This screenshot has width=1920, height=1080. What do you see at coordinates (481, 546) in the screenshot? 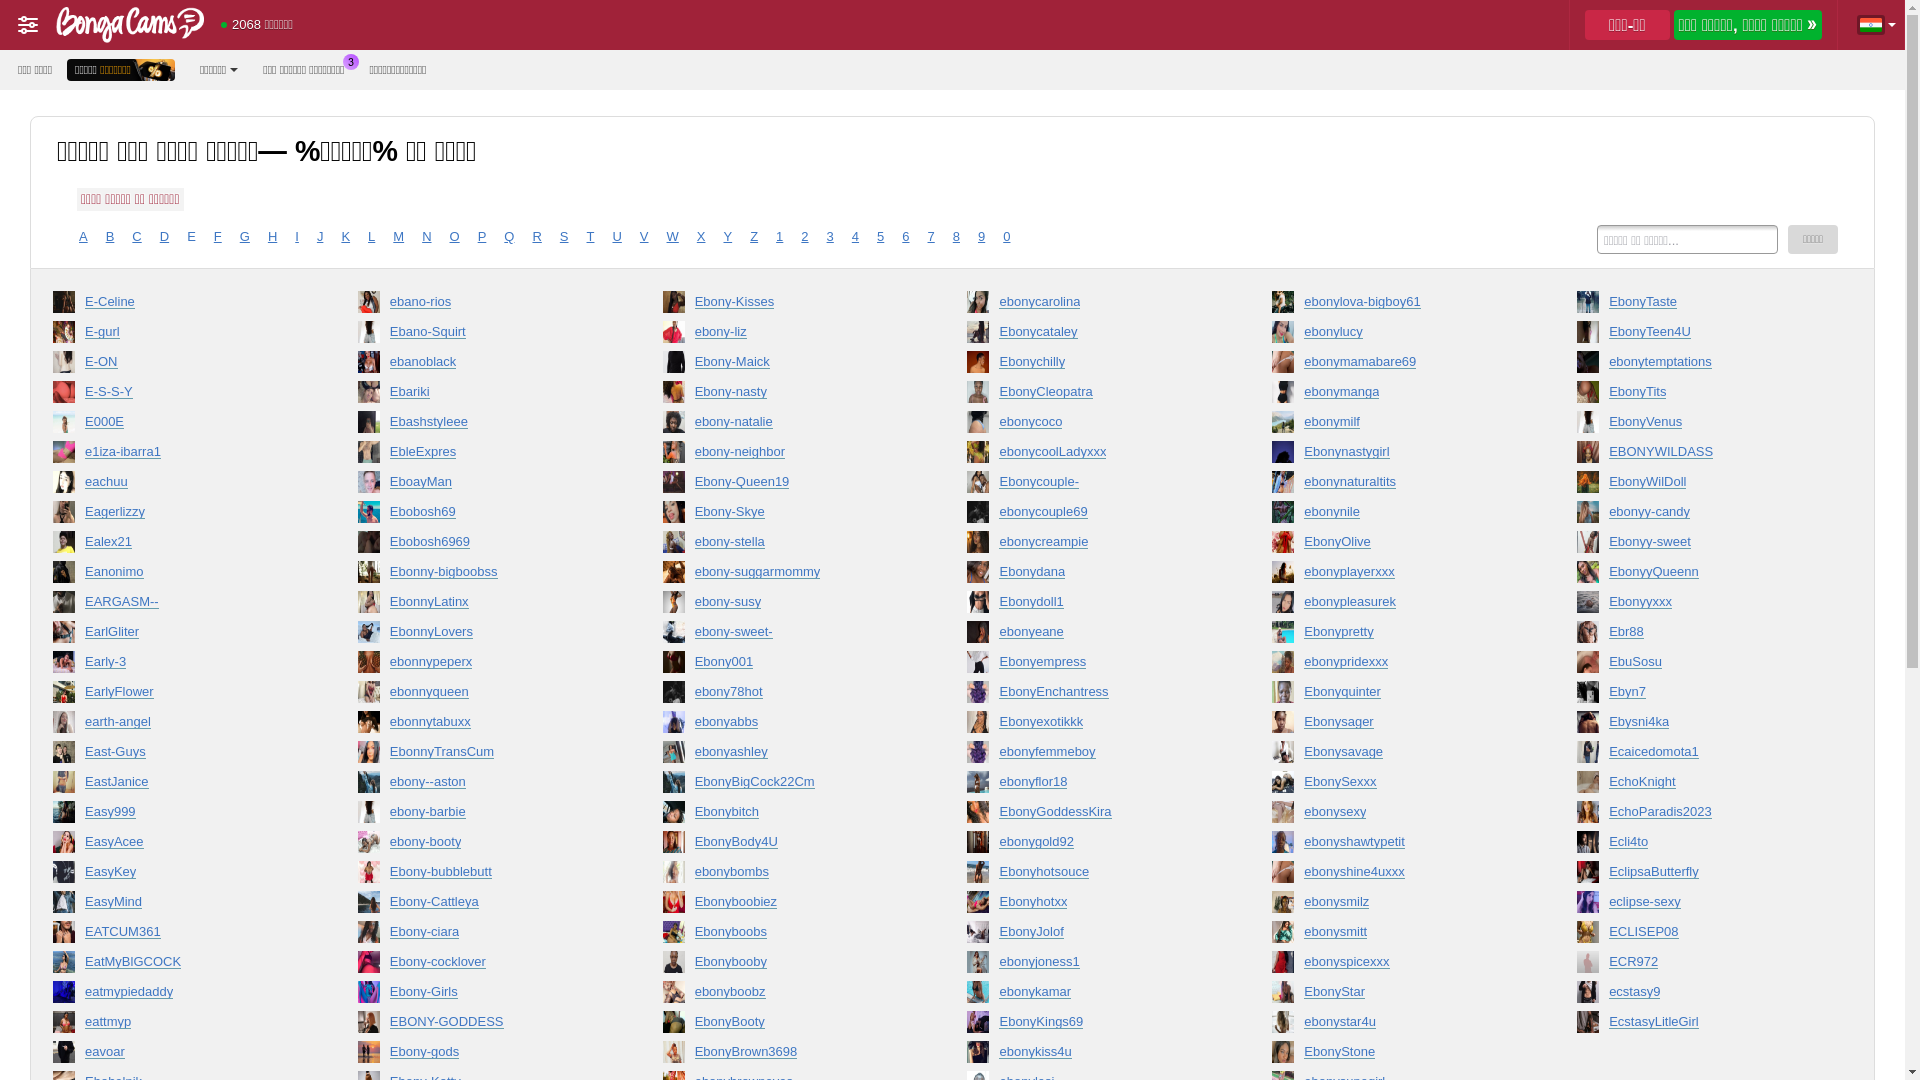
I see `'Ebobosh6969'` at bounding box center [481, 546].